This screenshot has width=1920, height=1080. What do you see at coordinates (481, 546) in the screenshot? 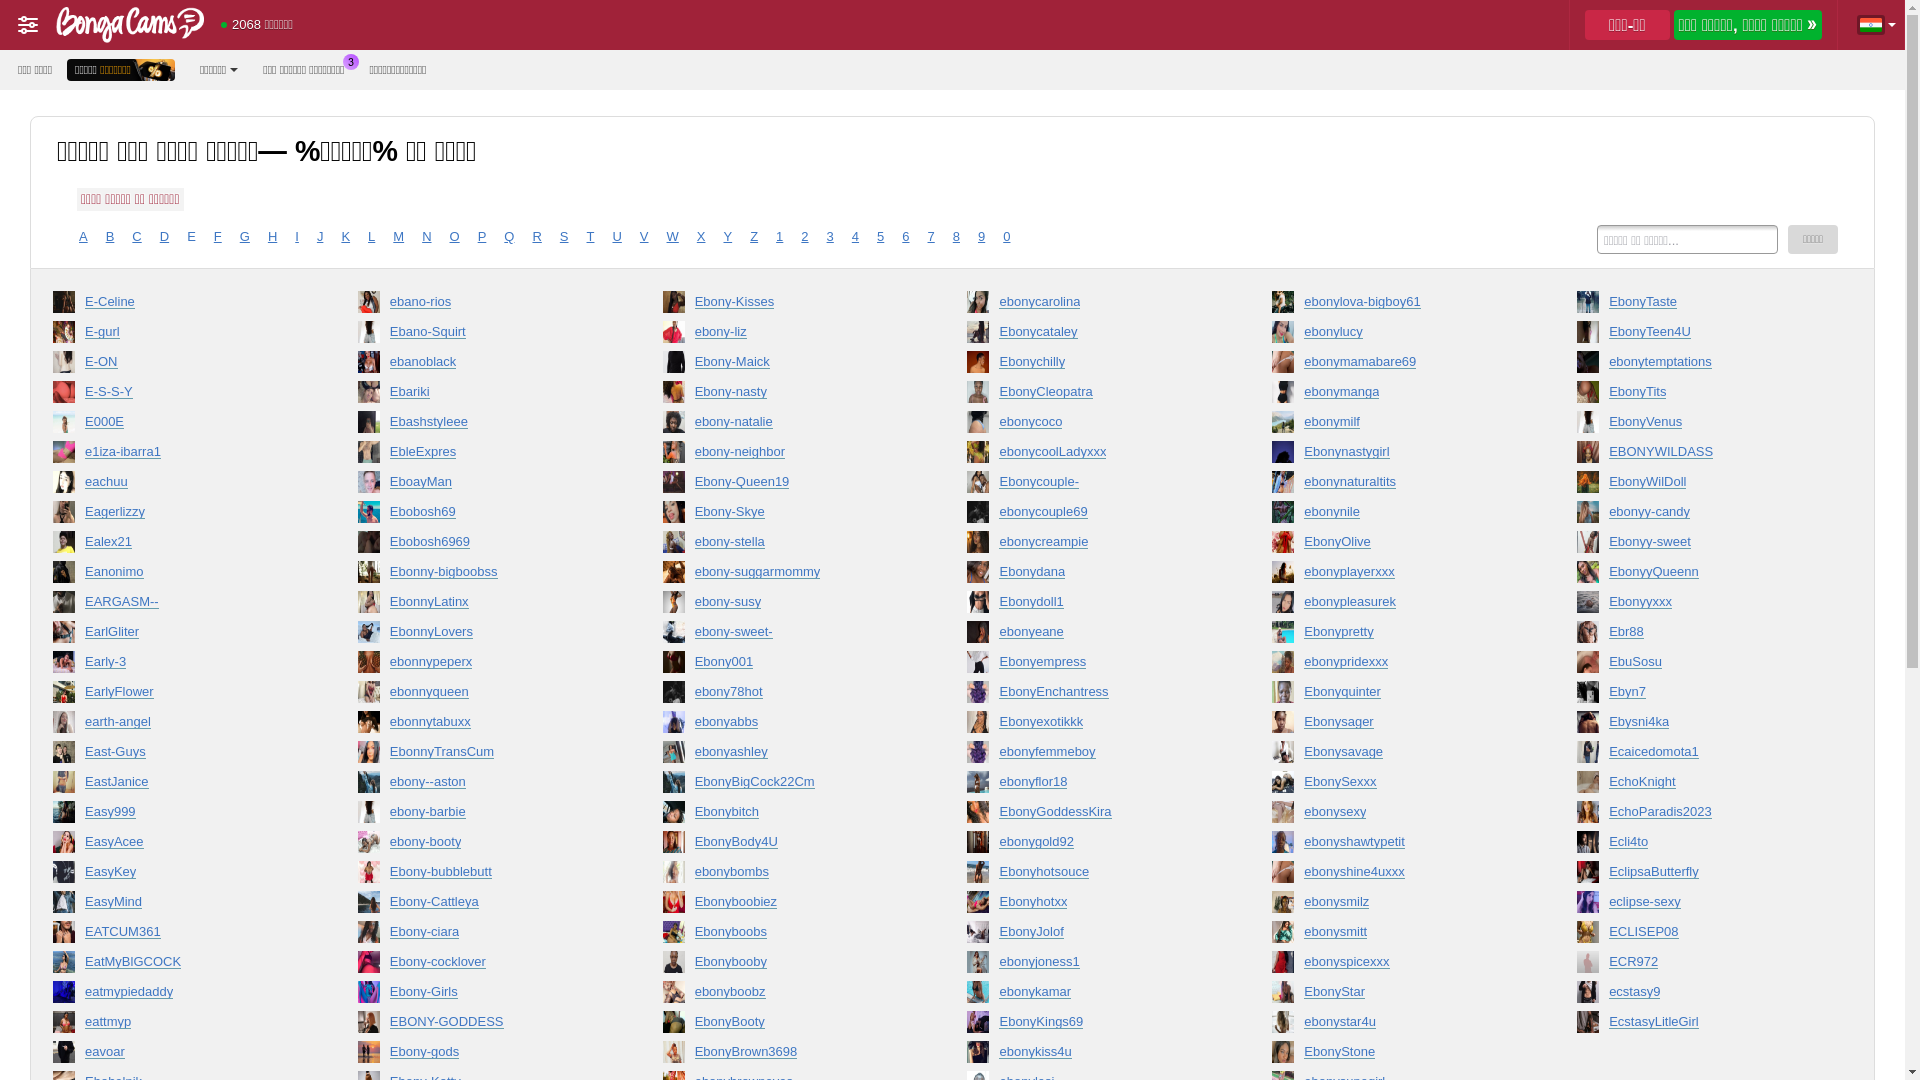
I see `'Ebobosh6969'` at bounding box center [481, 546].